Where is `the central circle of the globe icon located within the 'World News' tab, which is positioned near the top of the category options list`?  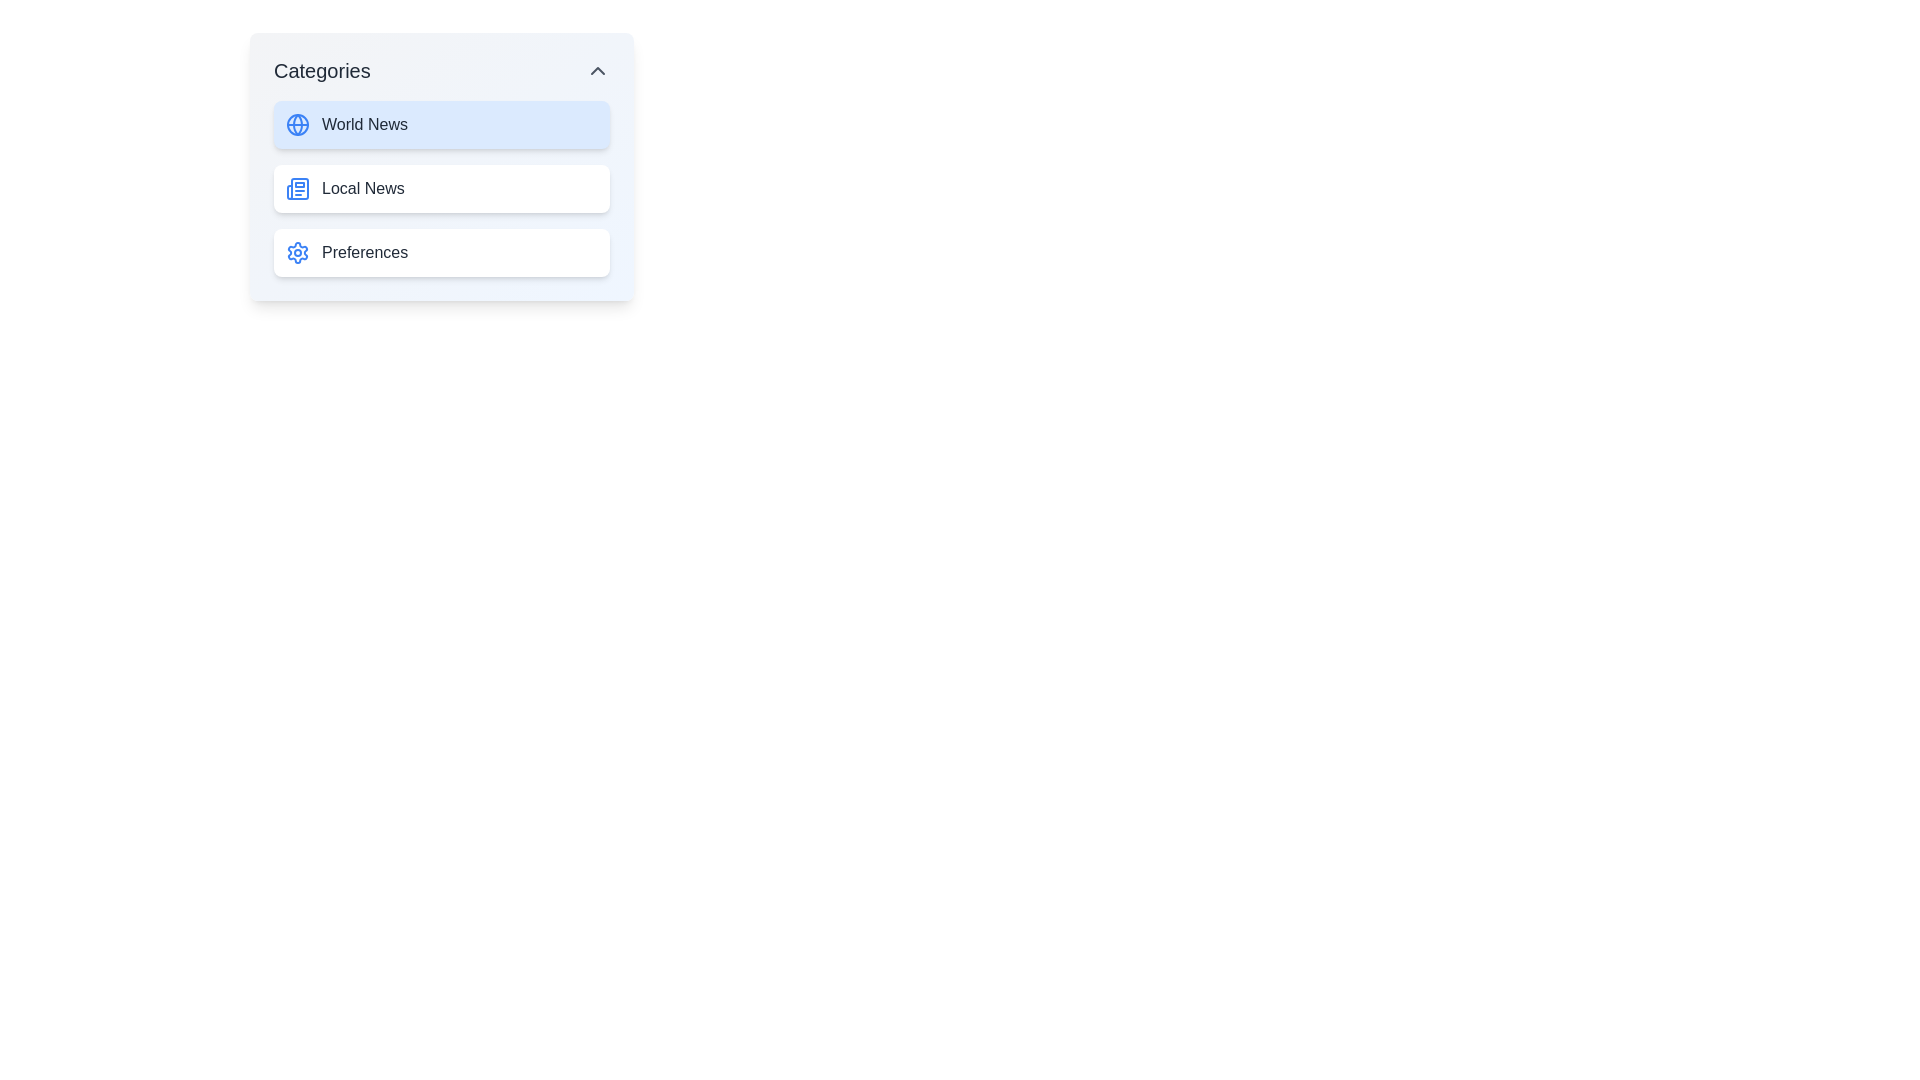 the central circle of the globe icon located within the 'World News' tab, which is positioned near the top of the category options list is located at coordinates (296, 124).